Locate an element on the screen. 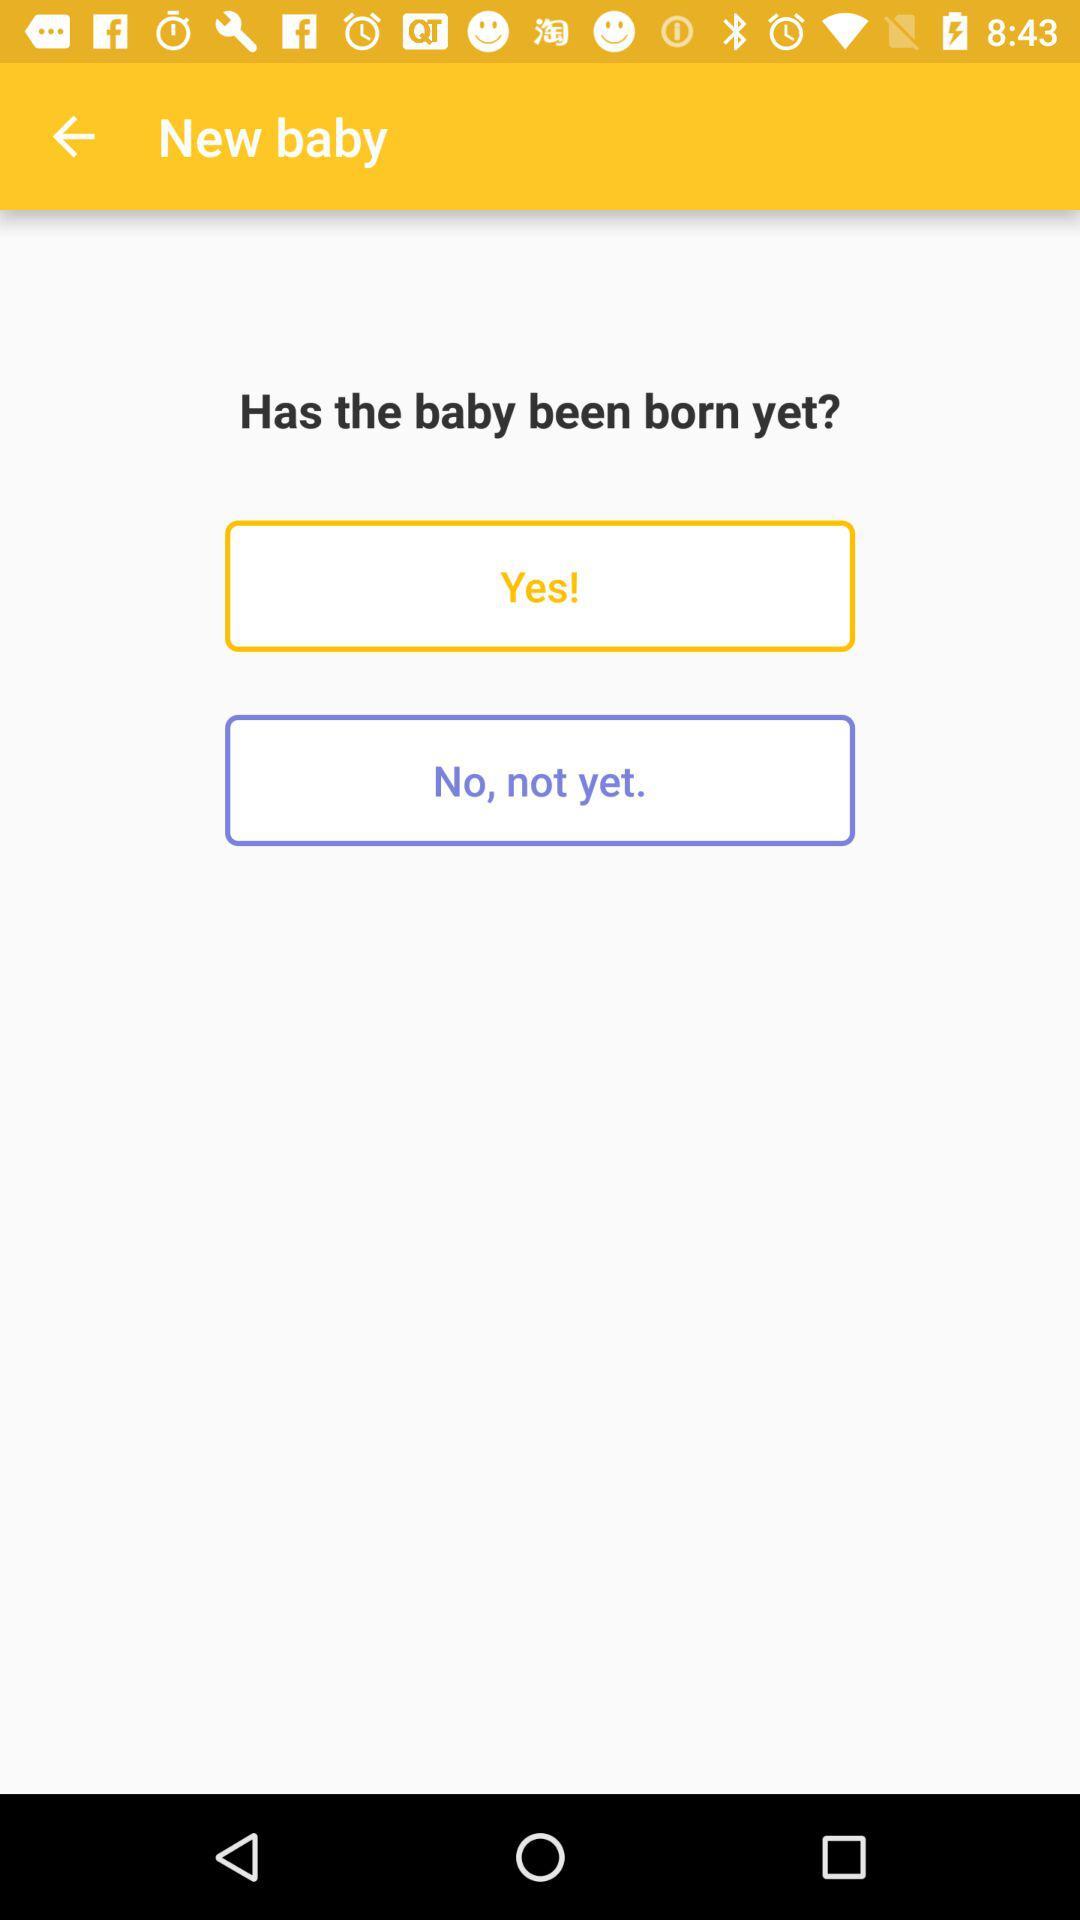 The width and height of the screenshot is (1080, 1920). the item below the yes! is located at coordinates (540, 779).